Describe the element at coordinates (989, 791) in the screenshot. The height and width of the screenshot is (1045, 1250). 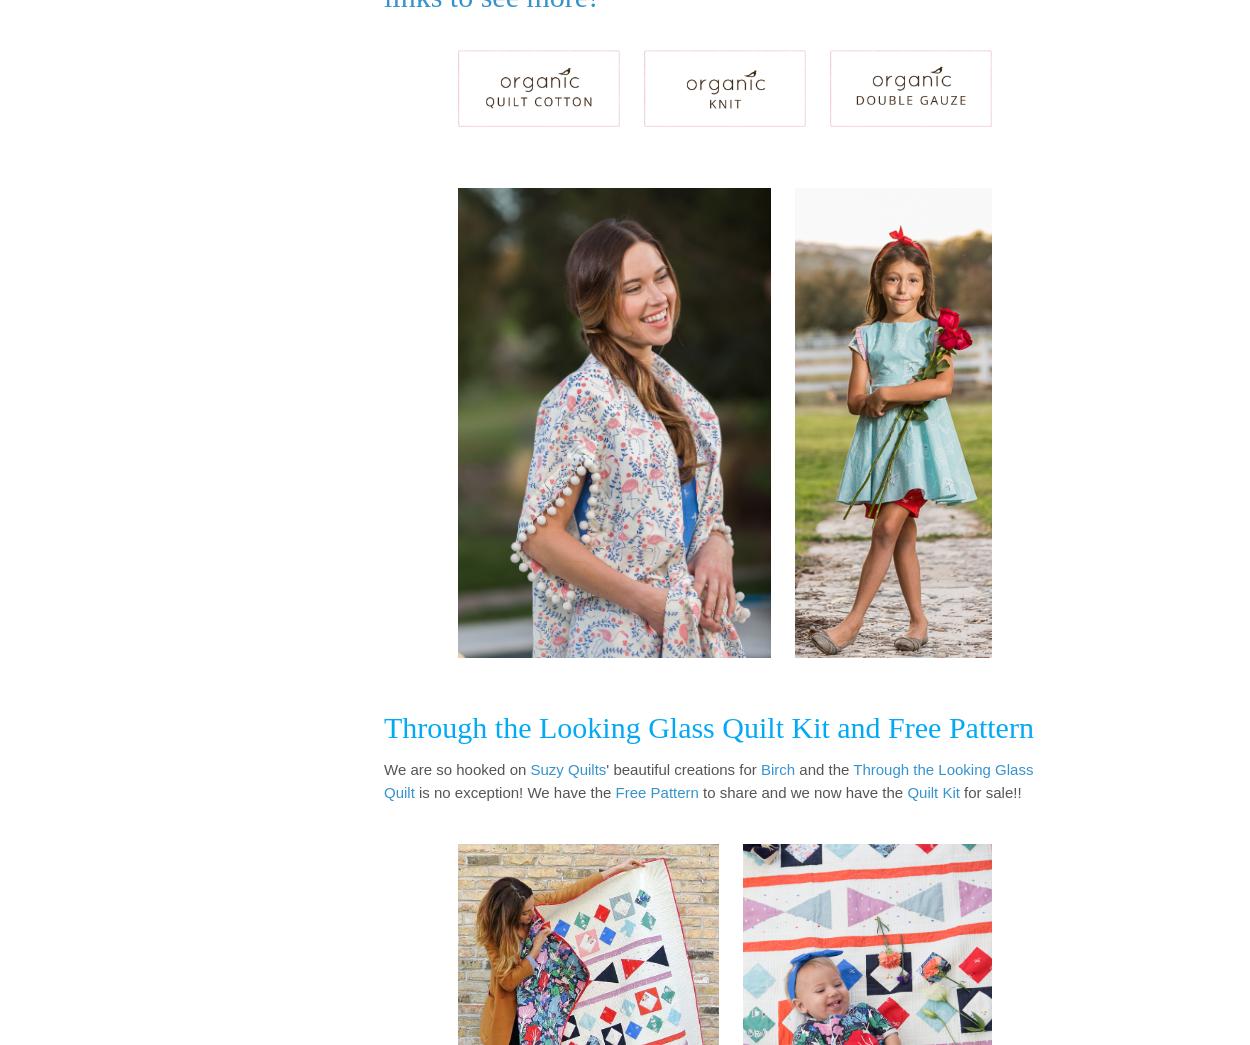
I see `'for sale!!'` at that location.